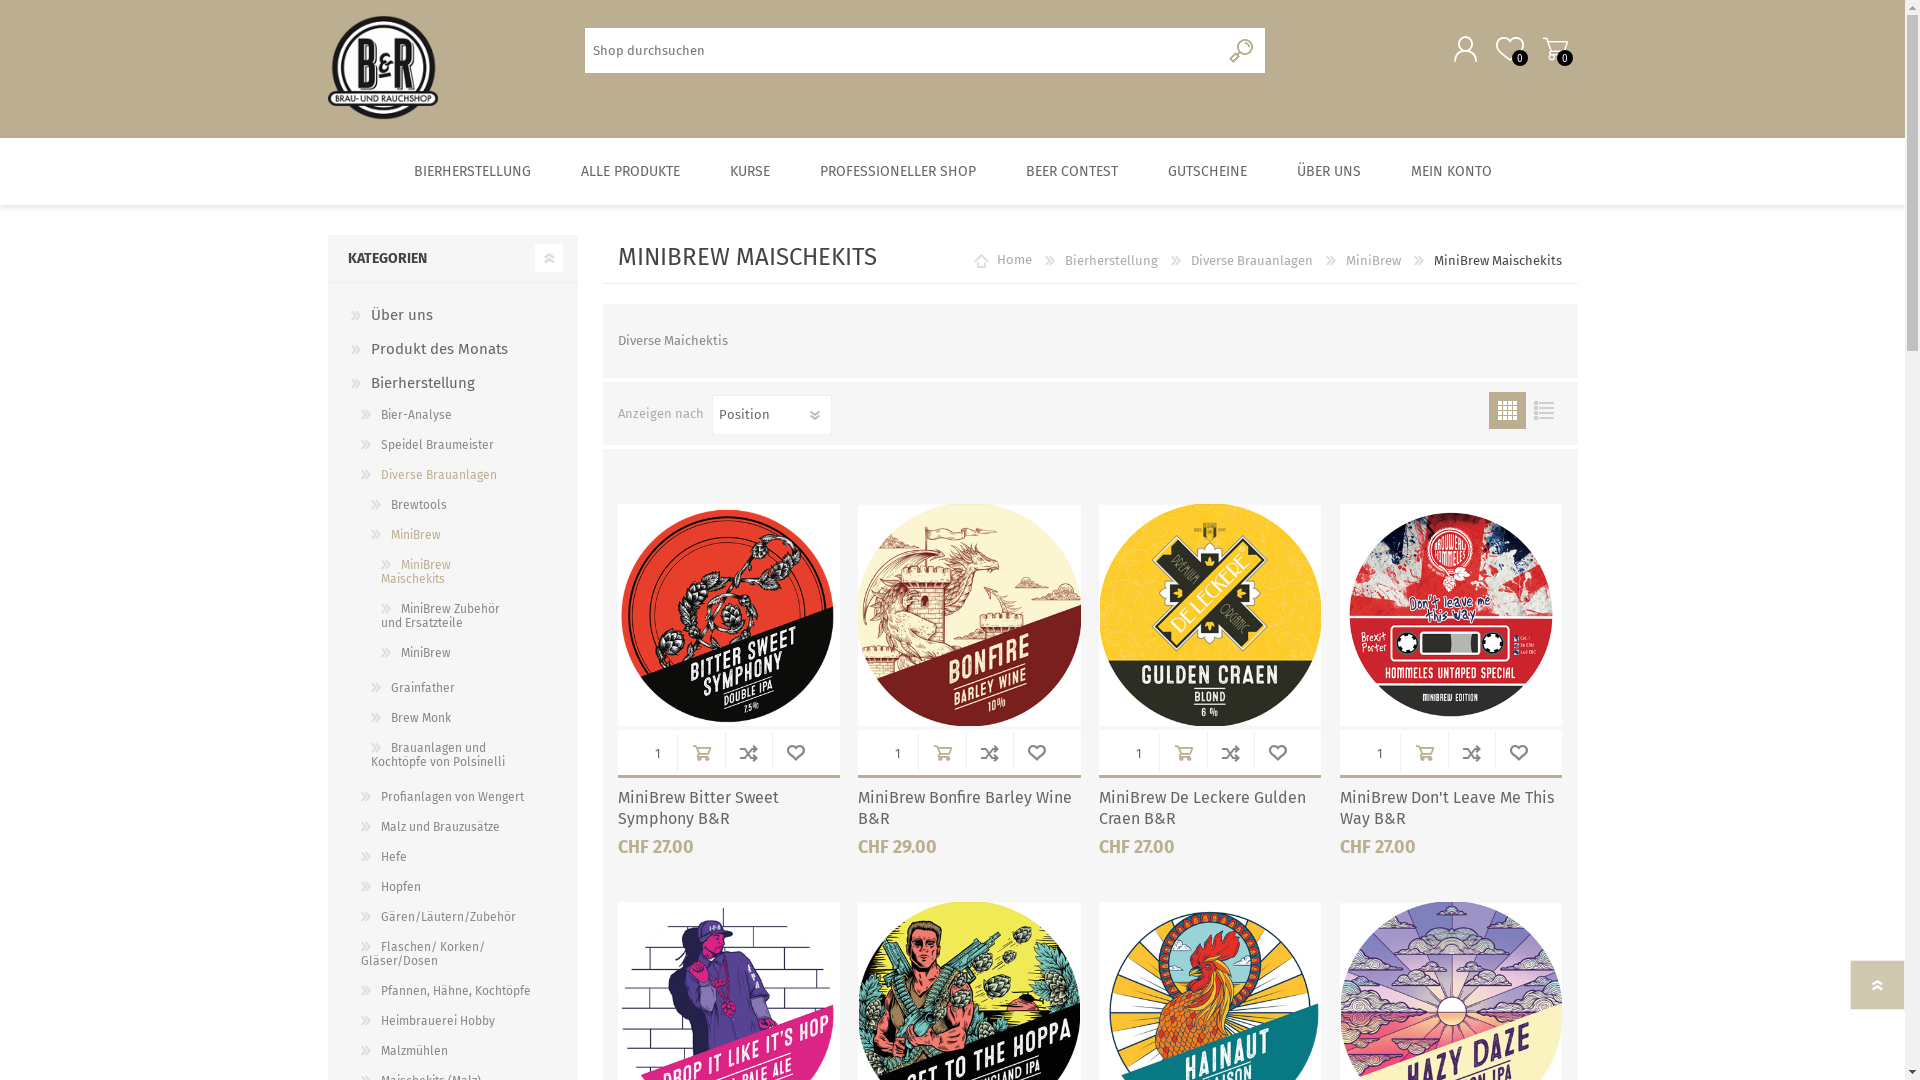  I want to click on 'MiniBrew Maischekits', so click(444, 571).